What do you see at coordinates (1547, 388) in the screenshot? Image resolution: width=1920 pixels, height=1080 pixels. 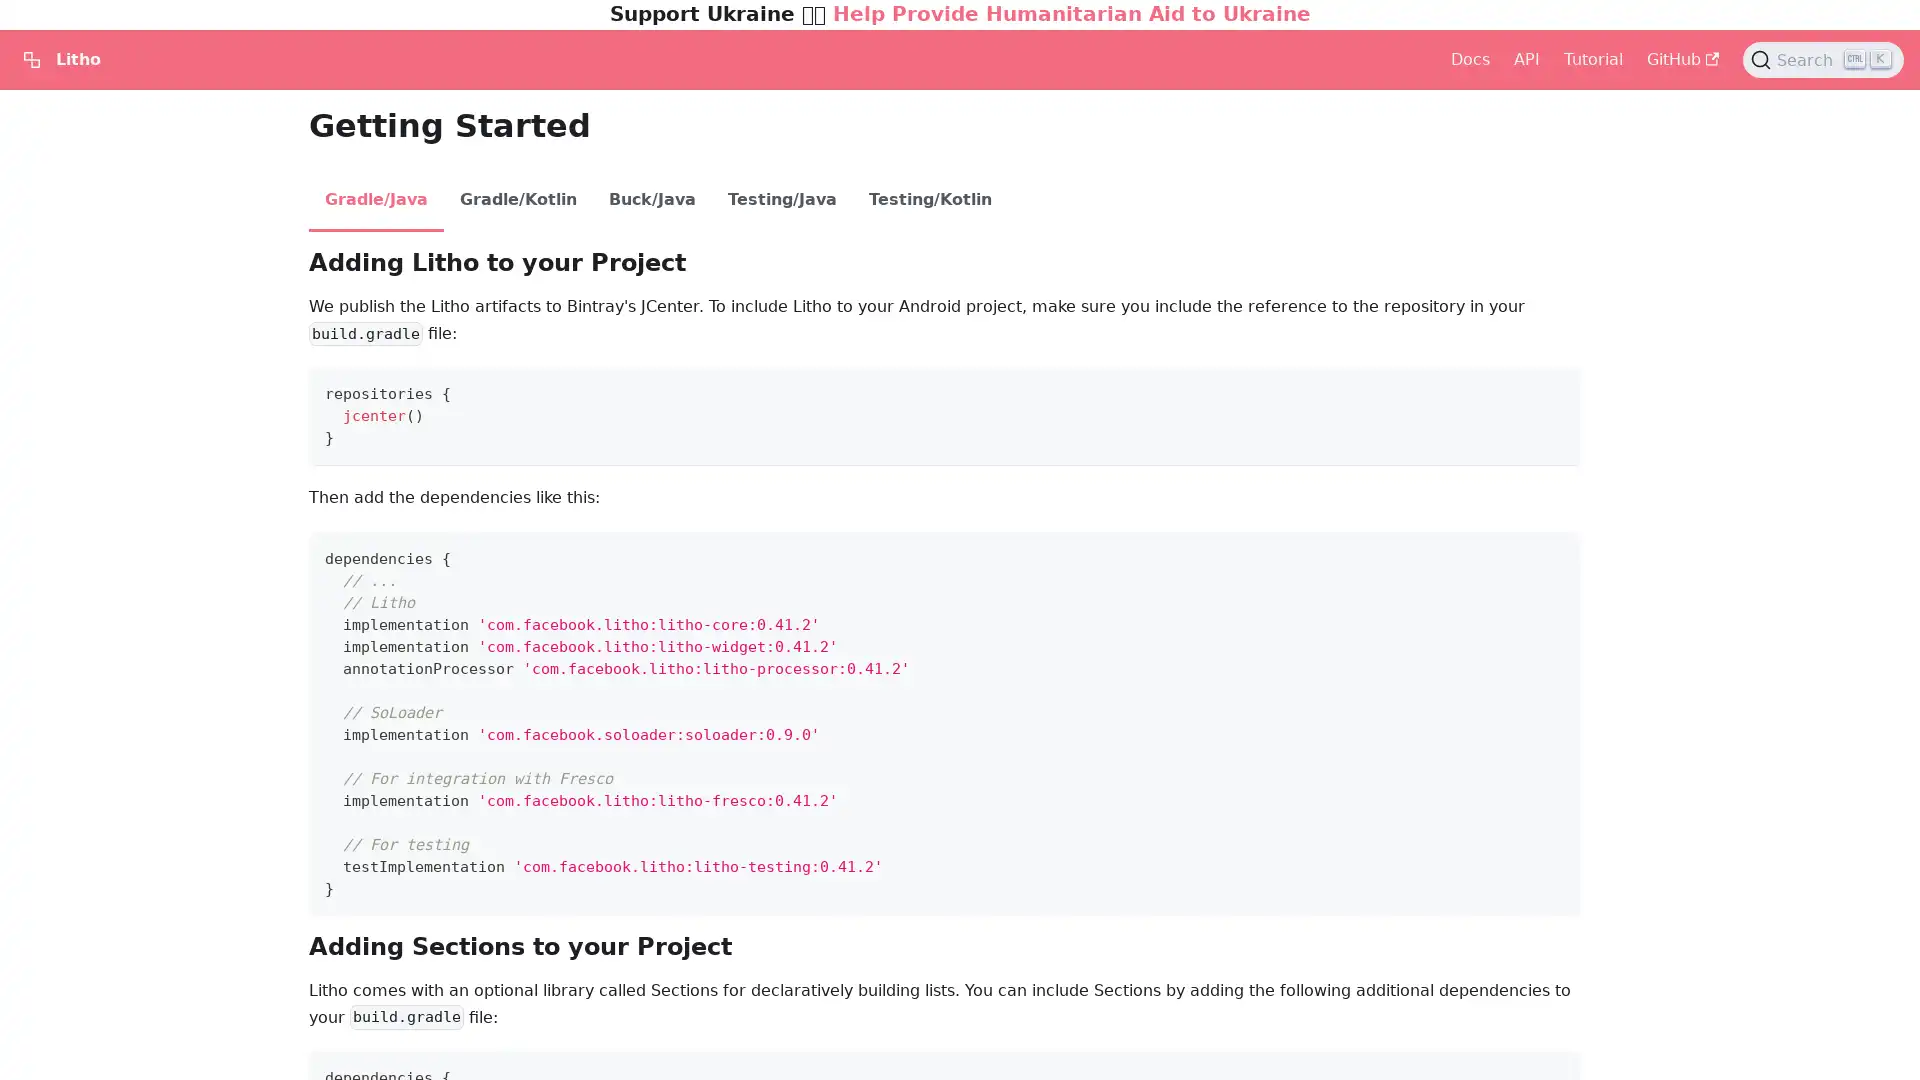 I see `Copy code to clipboard` at bounding box center [1547, 388].